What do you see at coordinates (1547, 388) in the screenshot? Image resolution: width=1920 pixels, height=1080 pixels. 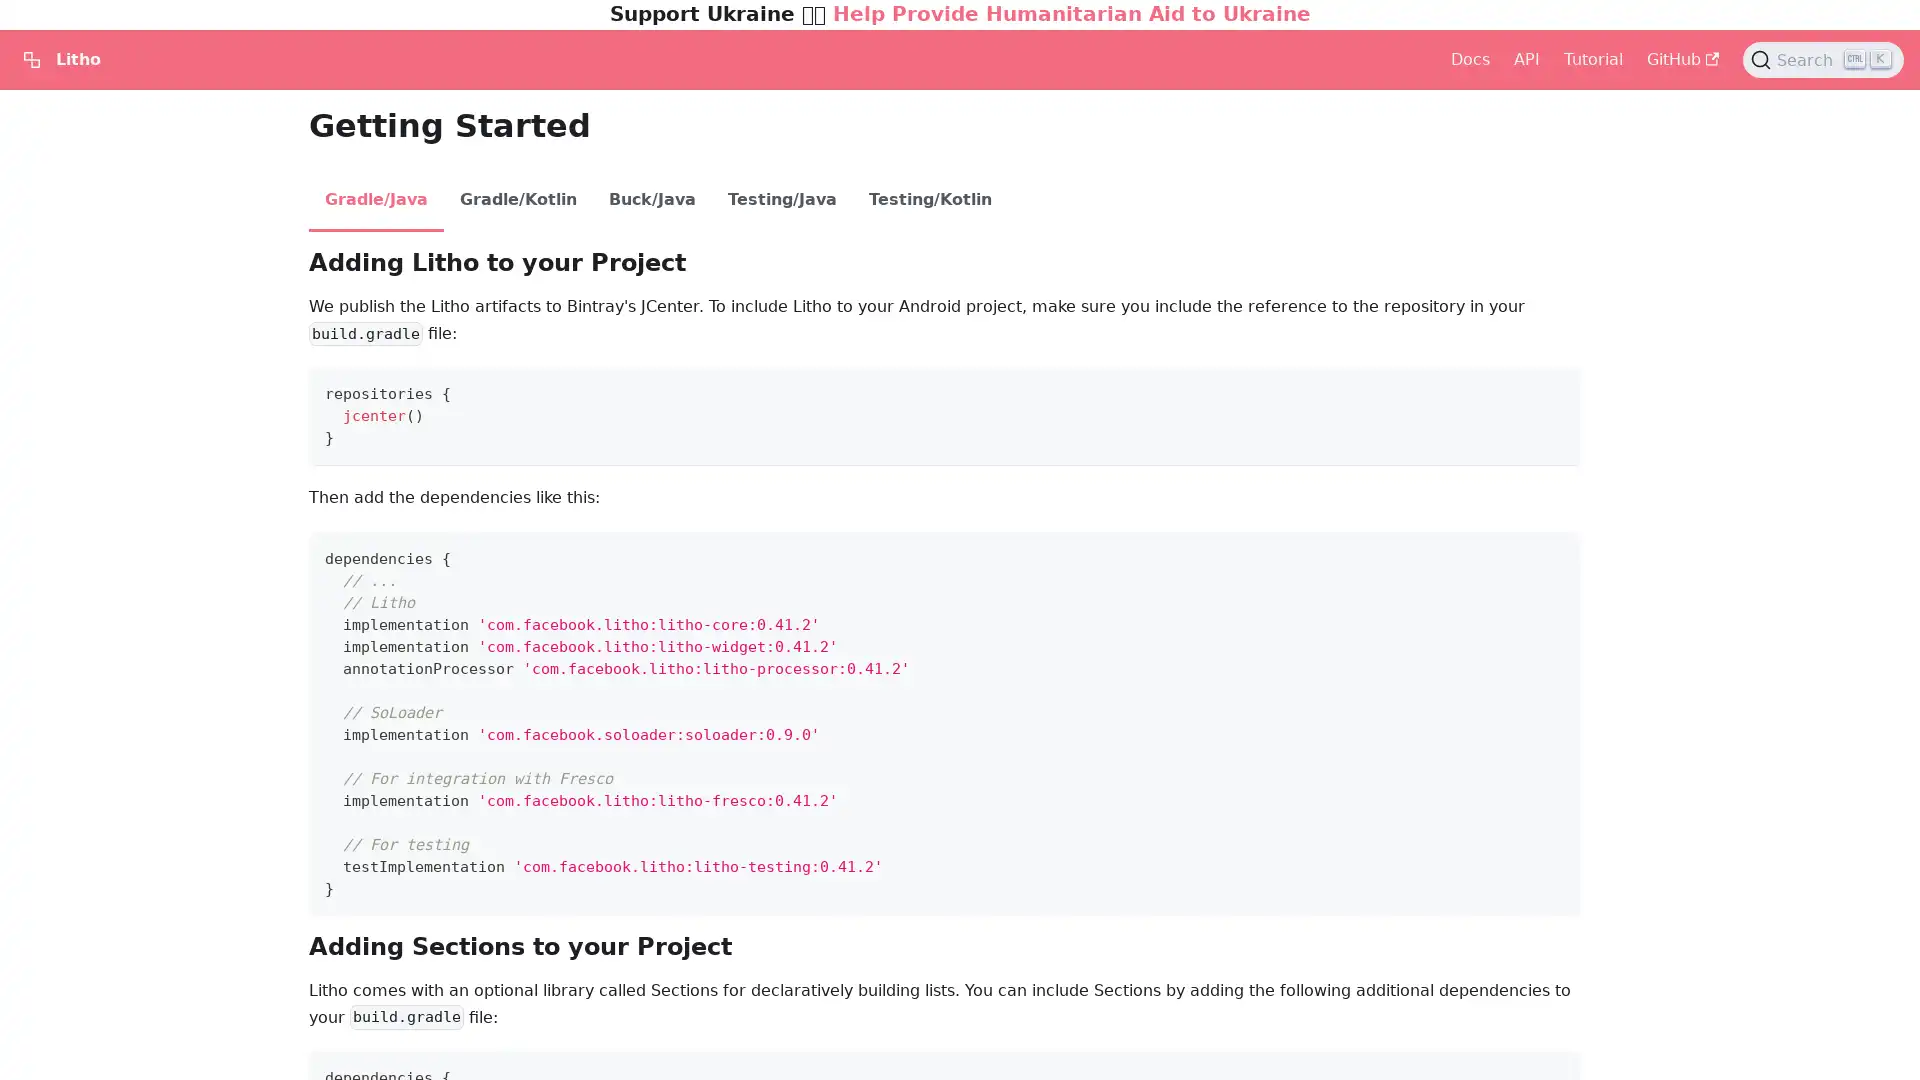 I see `Copy code to clipboard` at bounding box center [1547, 388].